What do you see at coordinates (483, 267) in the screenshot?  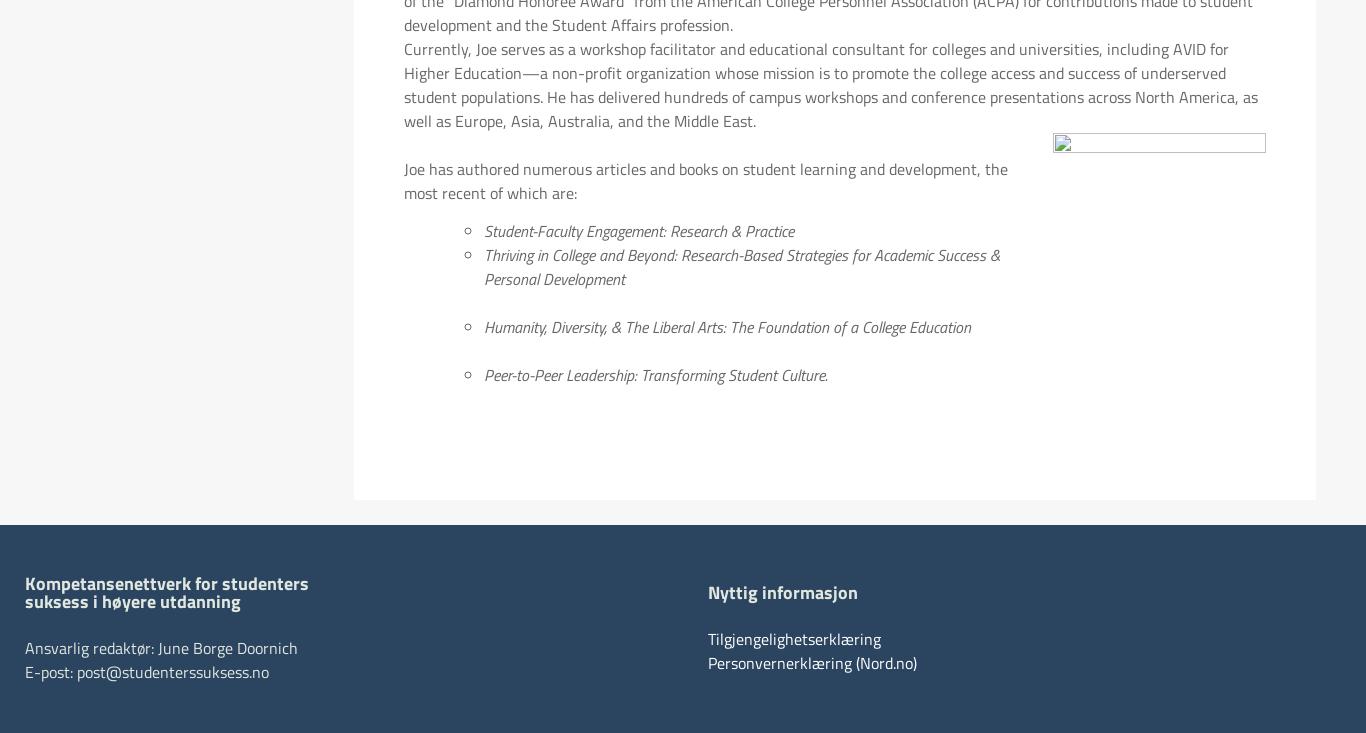 I see `'Thriving in College and Beyond: Research-Based Strategies for Academic Success & Personal Development'` at bounding box center [483, 267].